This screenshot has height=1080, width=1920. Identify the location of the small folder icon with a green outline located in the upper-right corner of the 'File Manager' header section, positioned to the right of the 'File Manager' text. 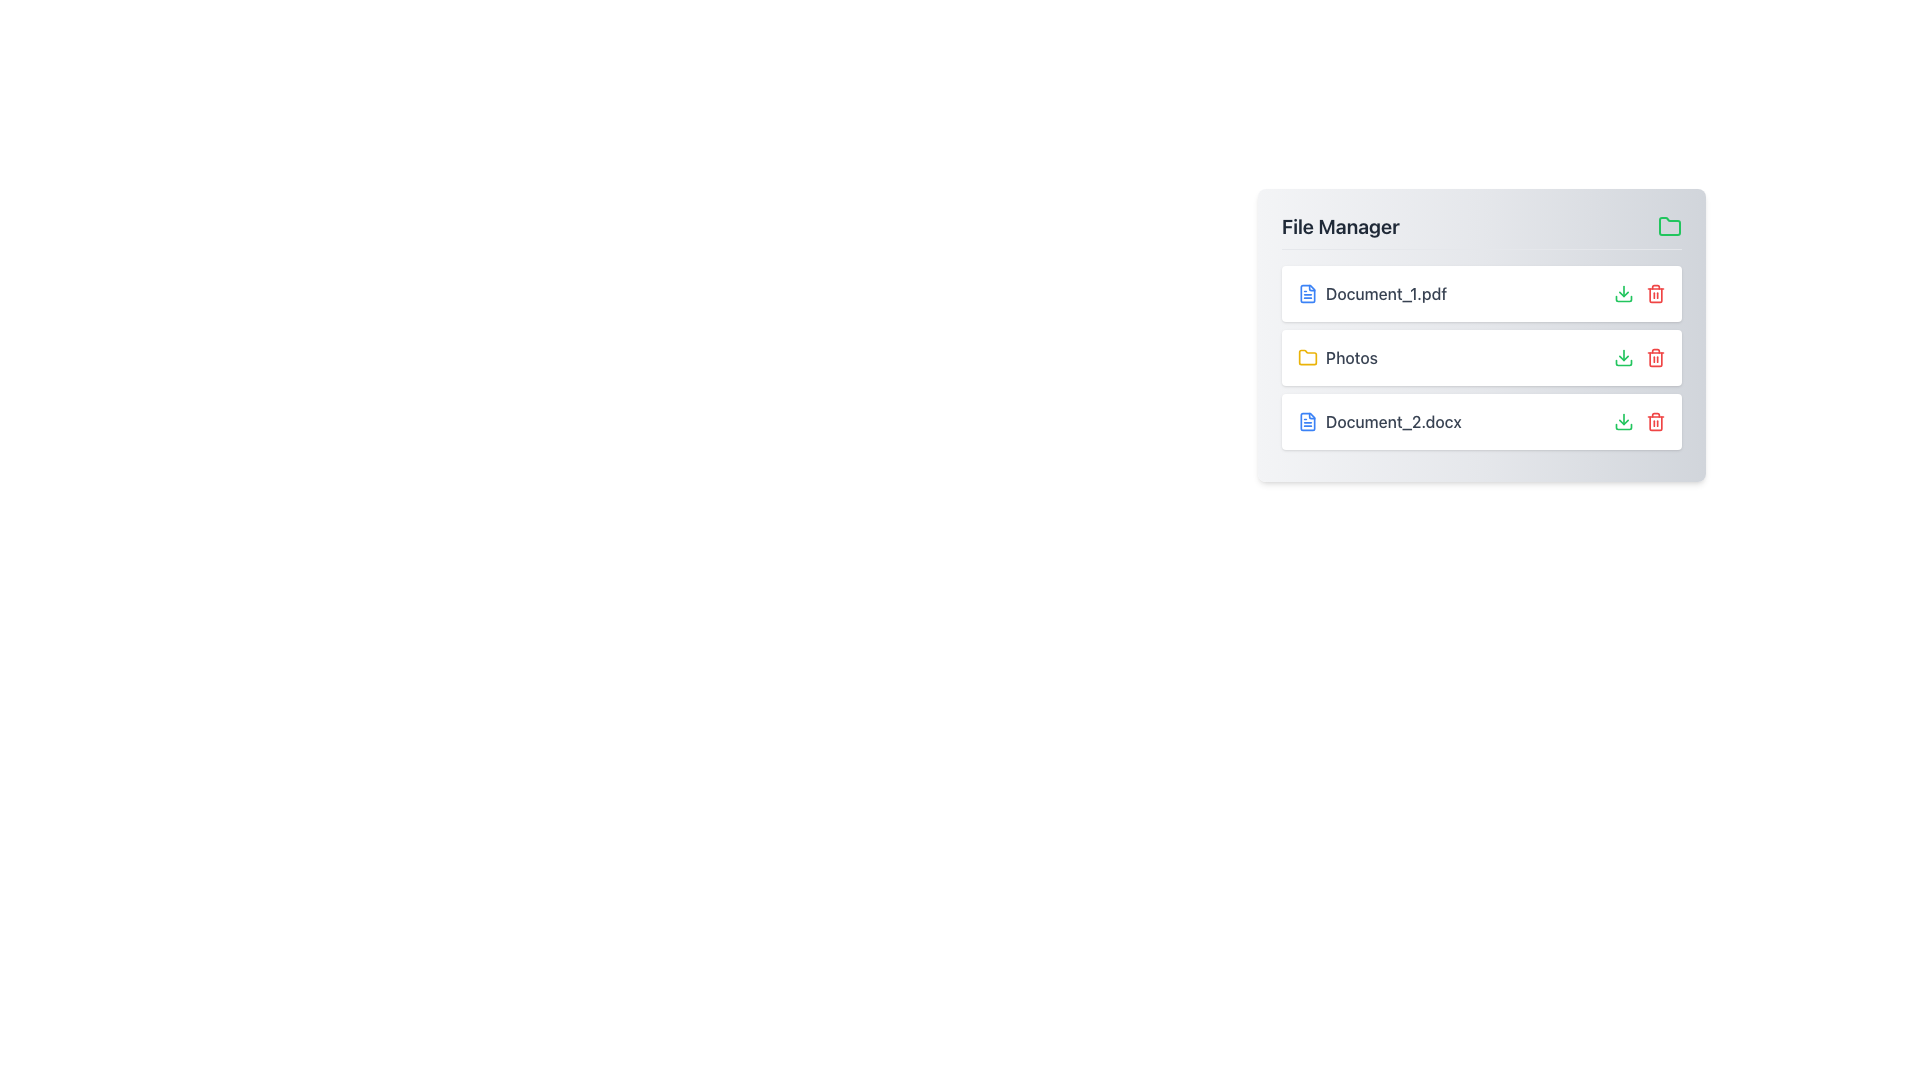
(1670, 226).